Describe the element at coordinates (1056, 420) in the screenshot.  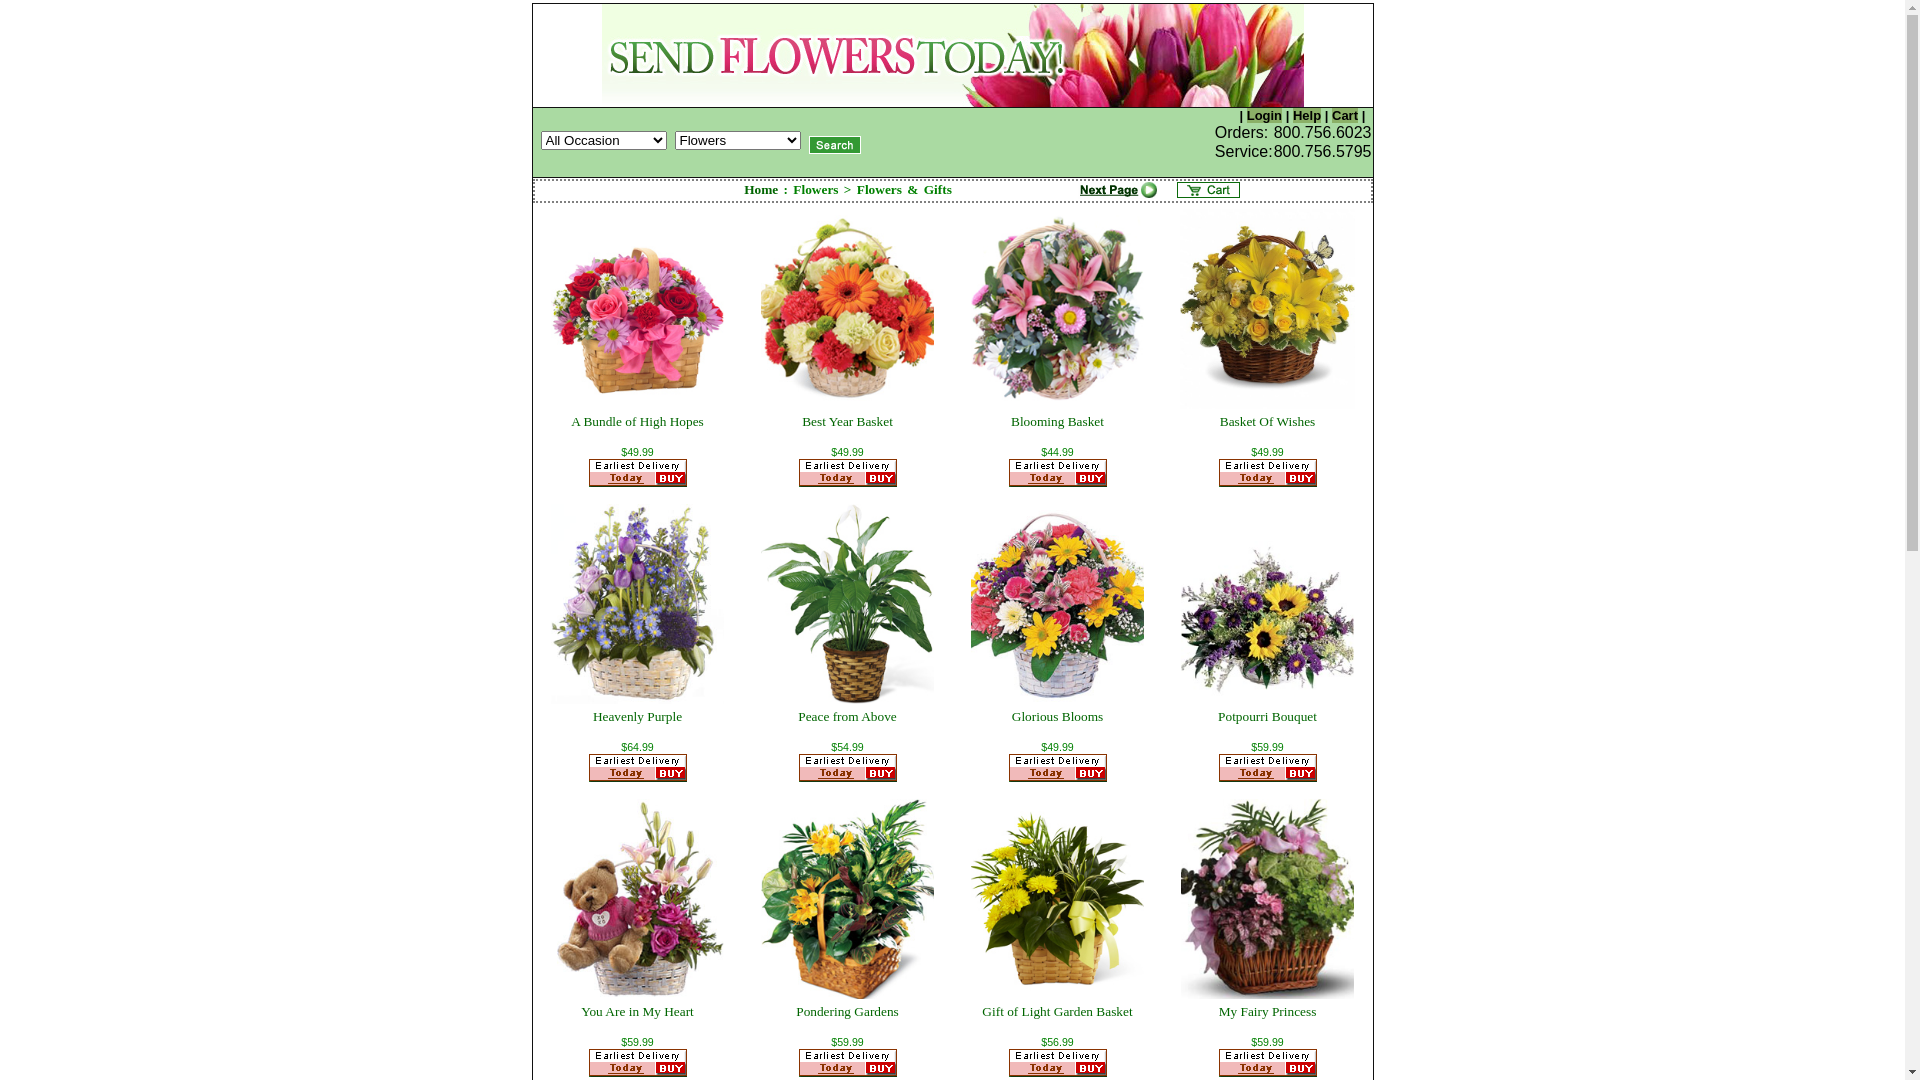
I see `'Blooming Basket'` at that location.